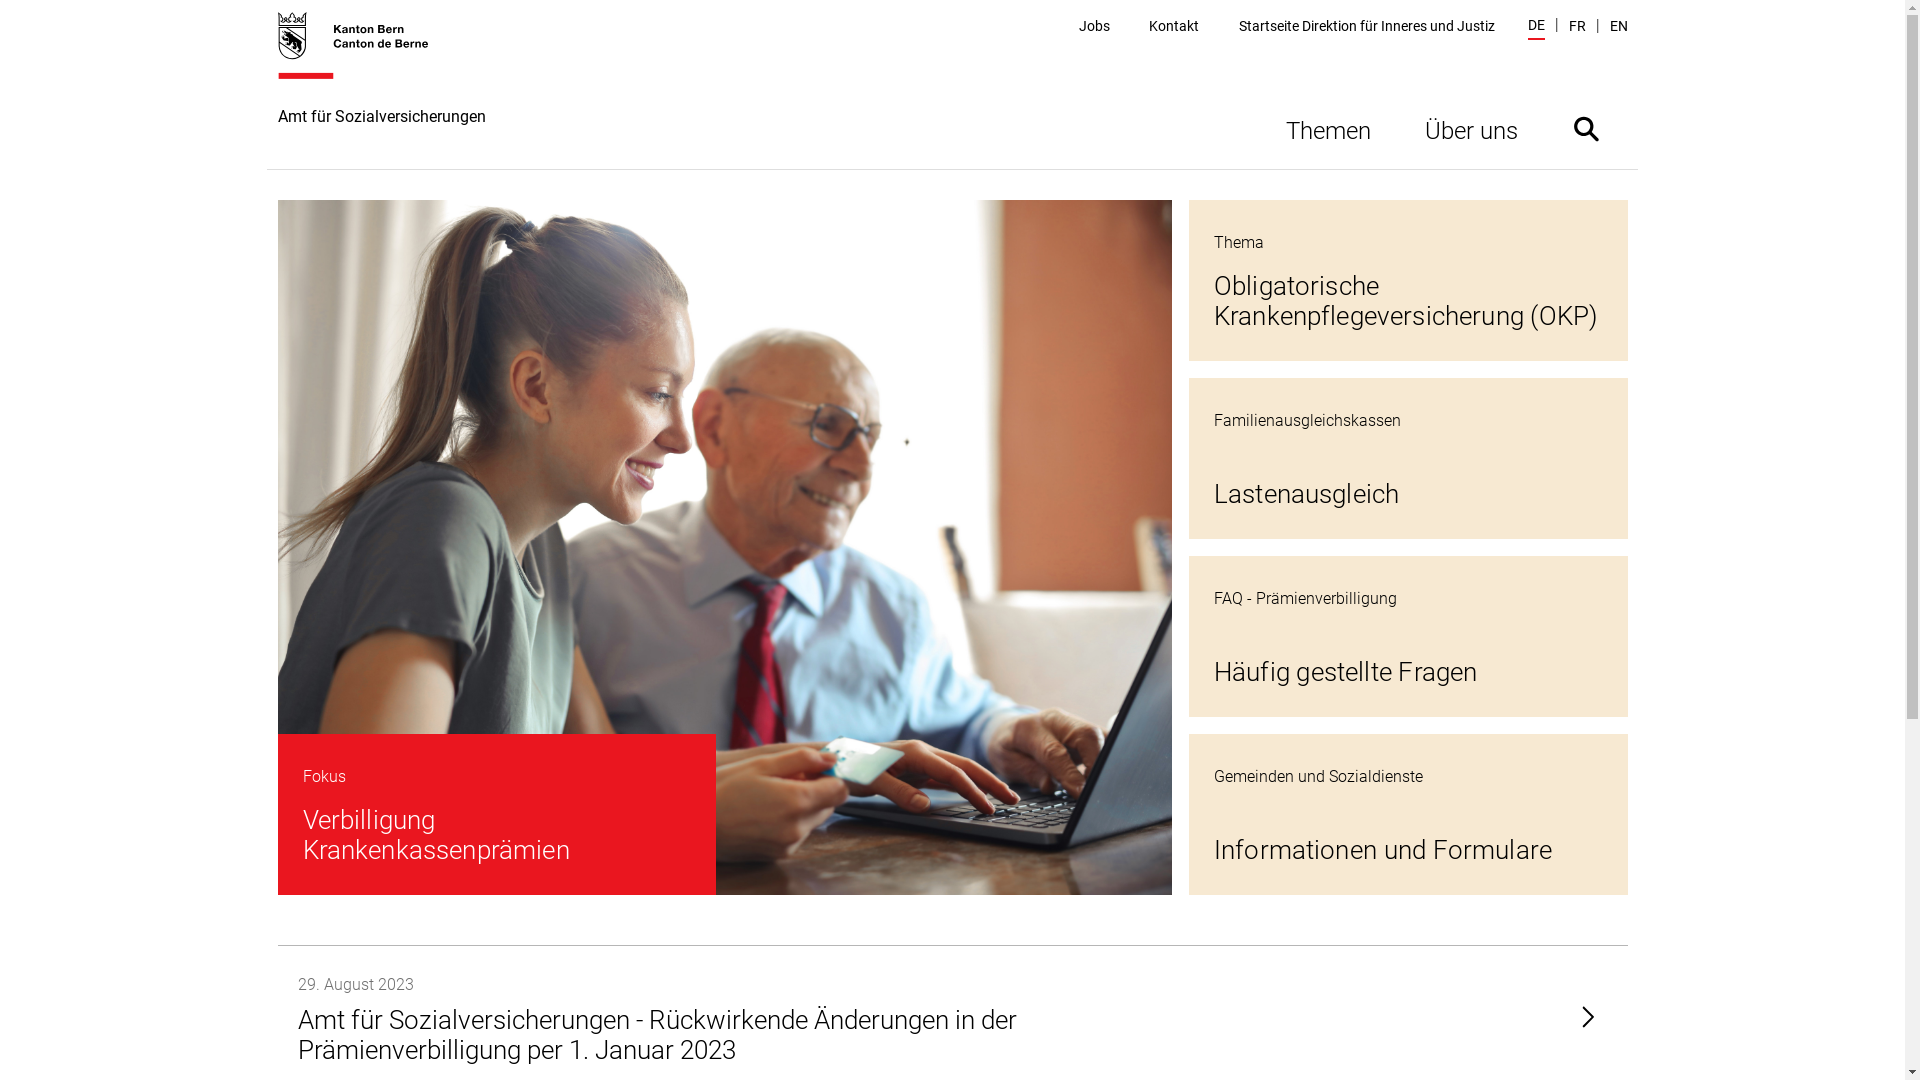 This screenshot has height=1080, width=1920. Describe the element at coordinates (1407, 458) in the screenshot. I see `'Lastenausgleich` at that location.